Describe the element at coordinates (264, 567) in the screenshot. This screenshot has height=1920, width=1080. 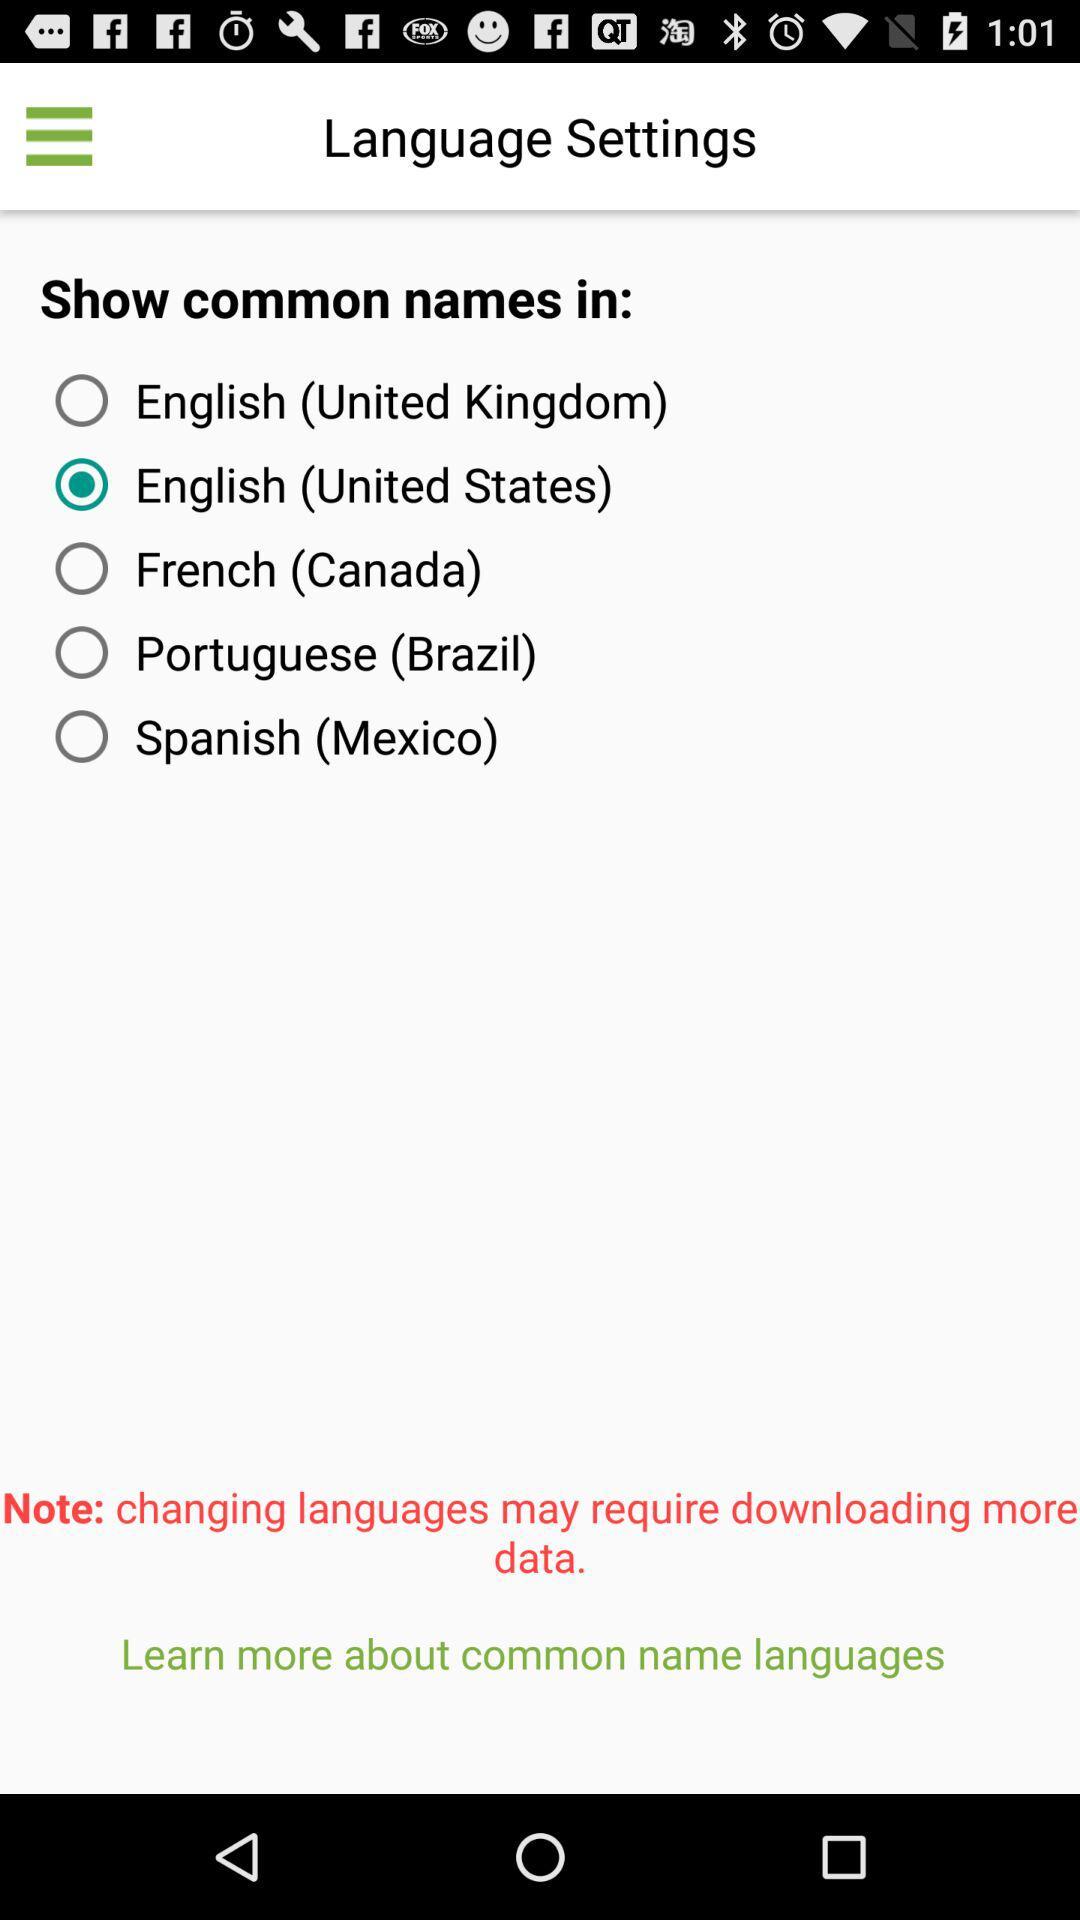
I see `item above portuguese (brazil) icon` at that location.